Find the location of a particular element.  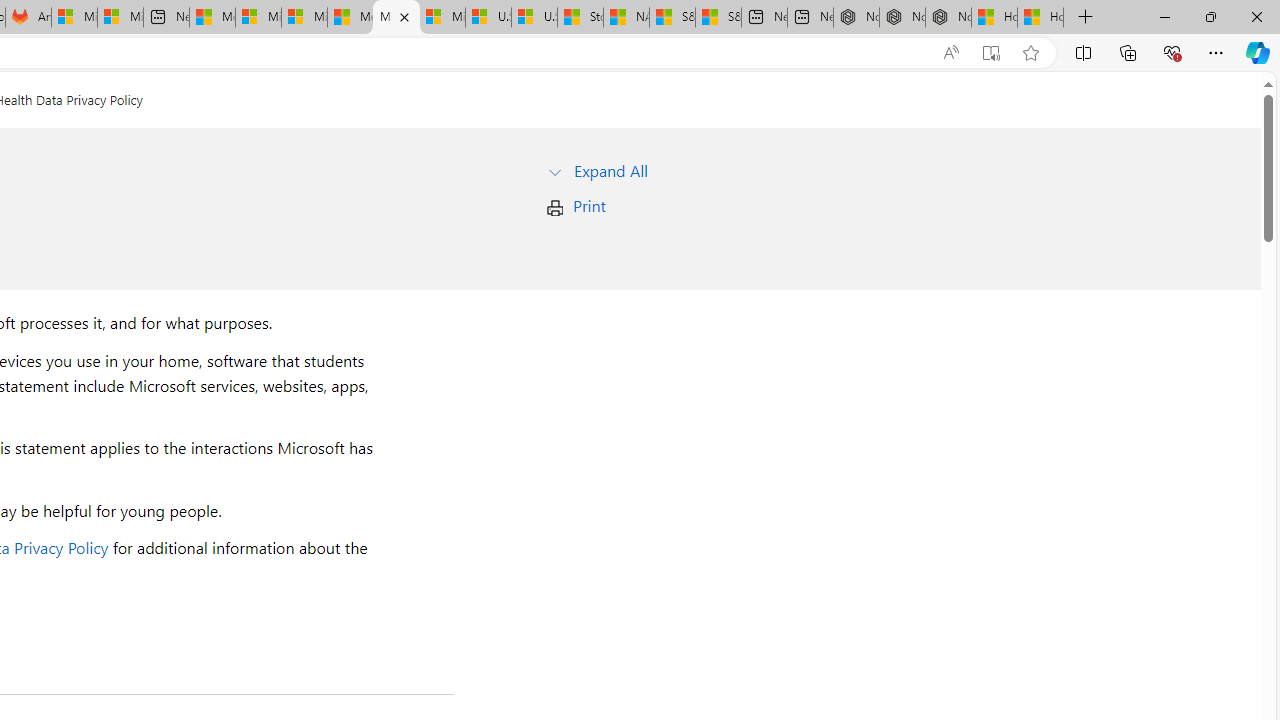

'Print' is located at coordinates (588, 205).